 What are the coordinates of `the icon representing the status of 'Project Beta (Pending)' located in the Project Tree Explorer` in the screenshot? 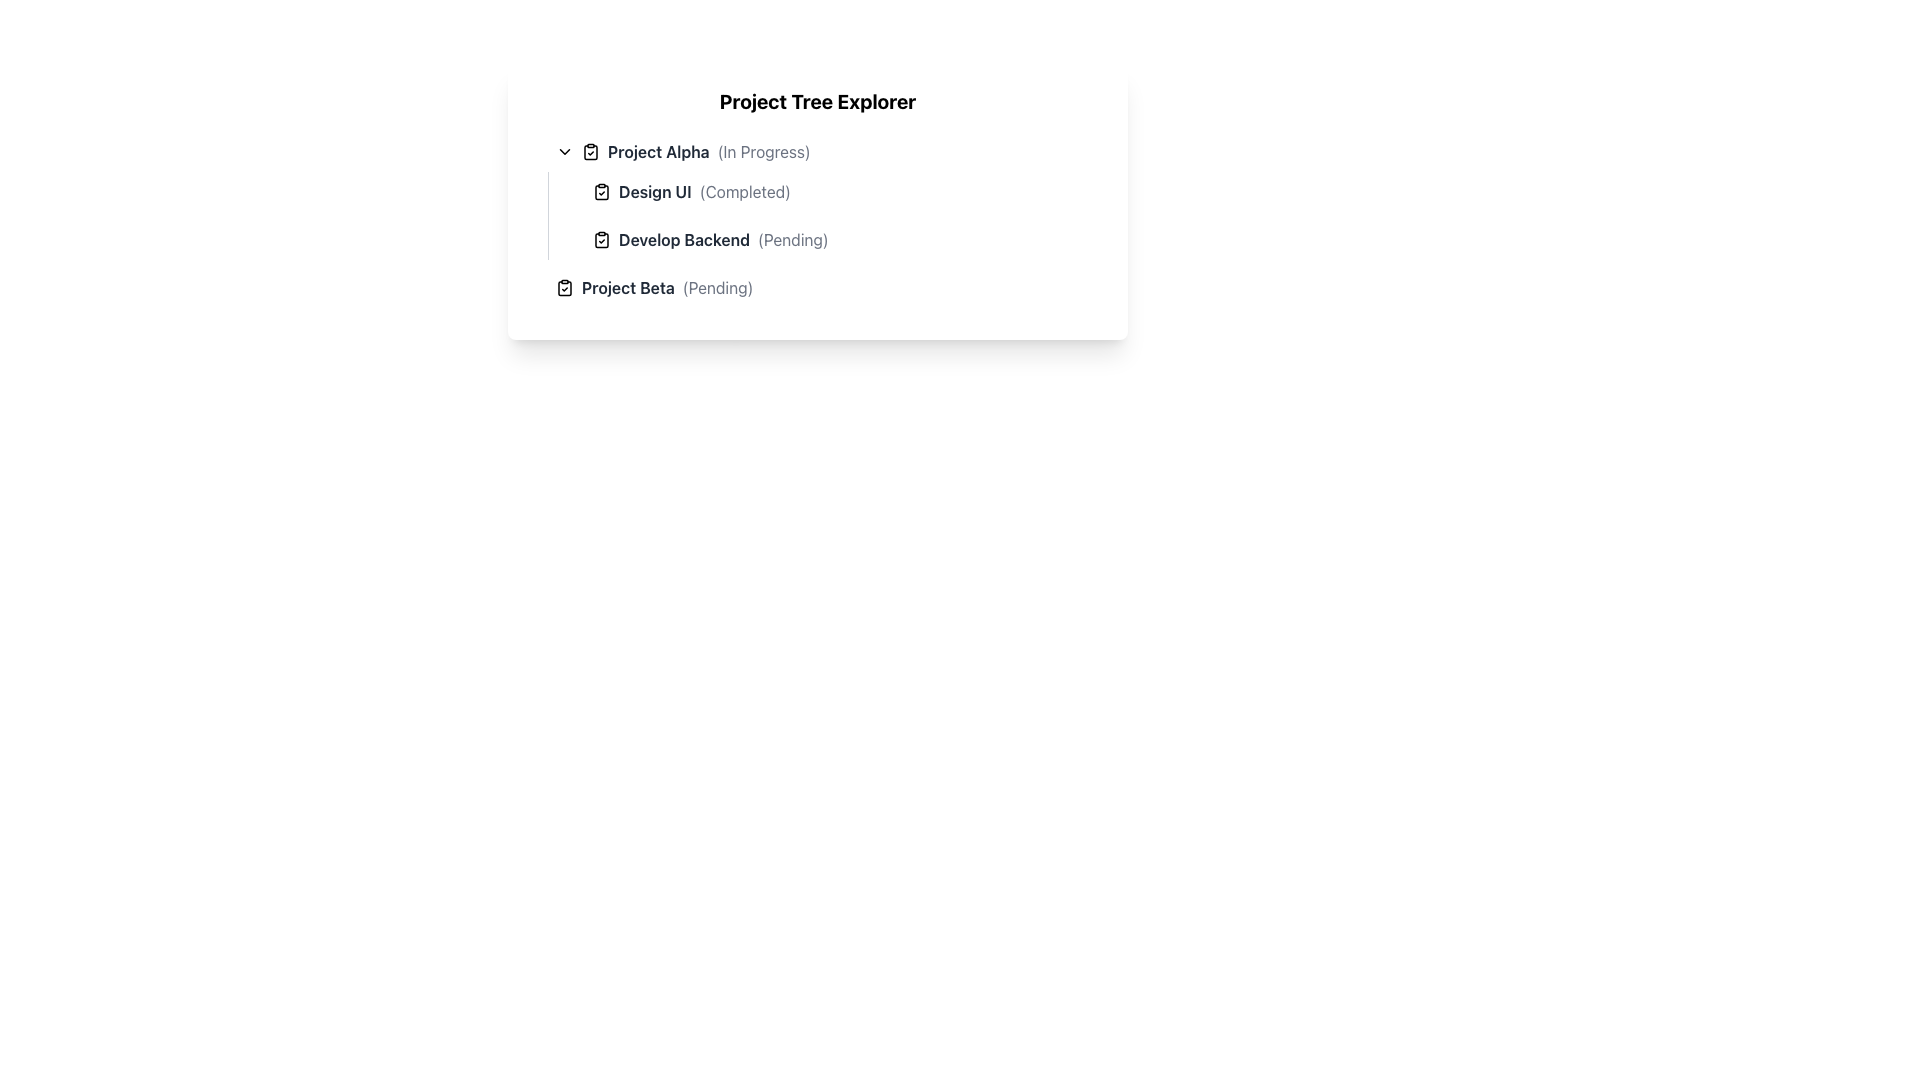 It's located at (564, 288).